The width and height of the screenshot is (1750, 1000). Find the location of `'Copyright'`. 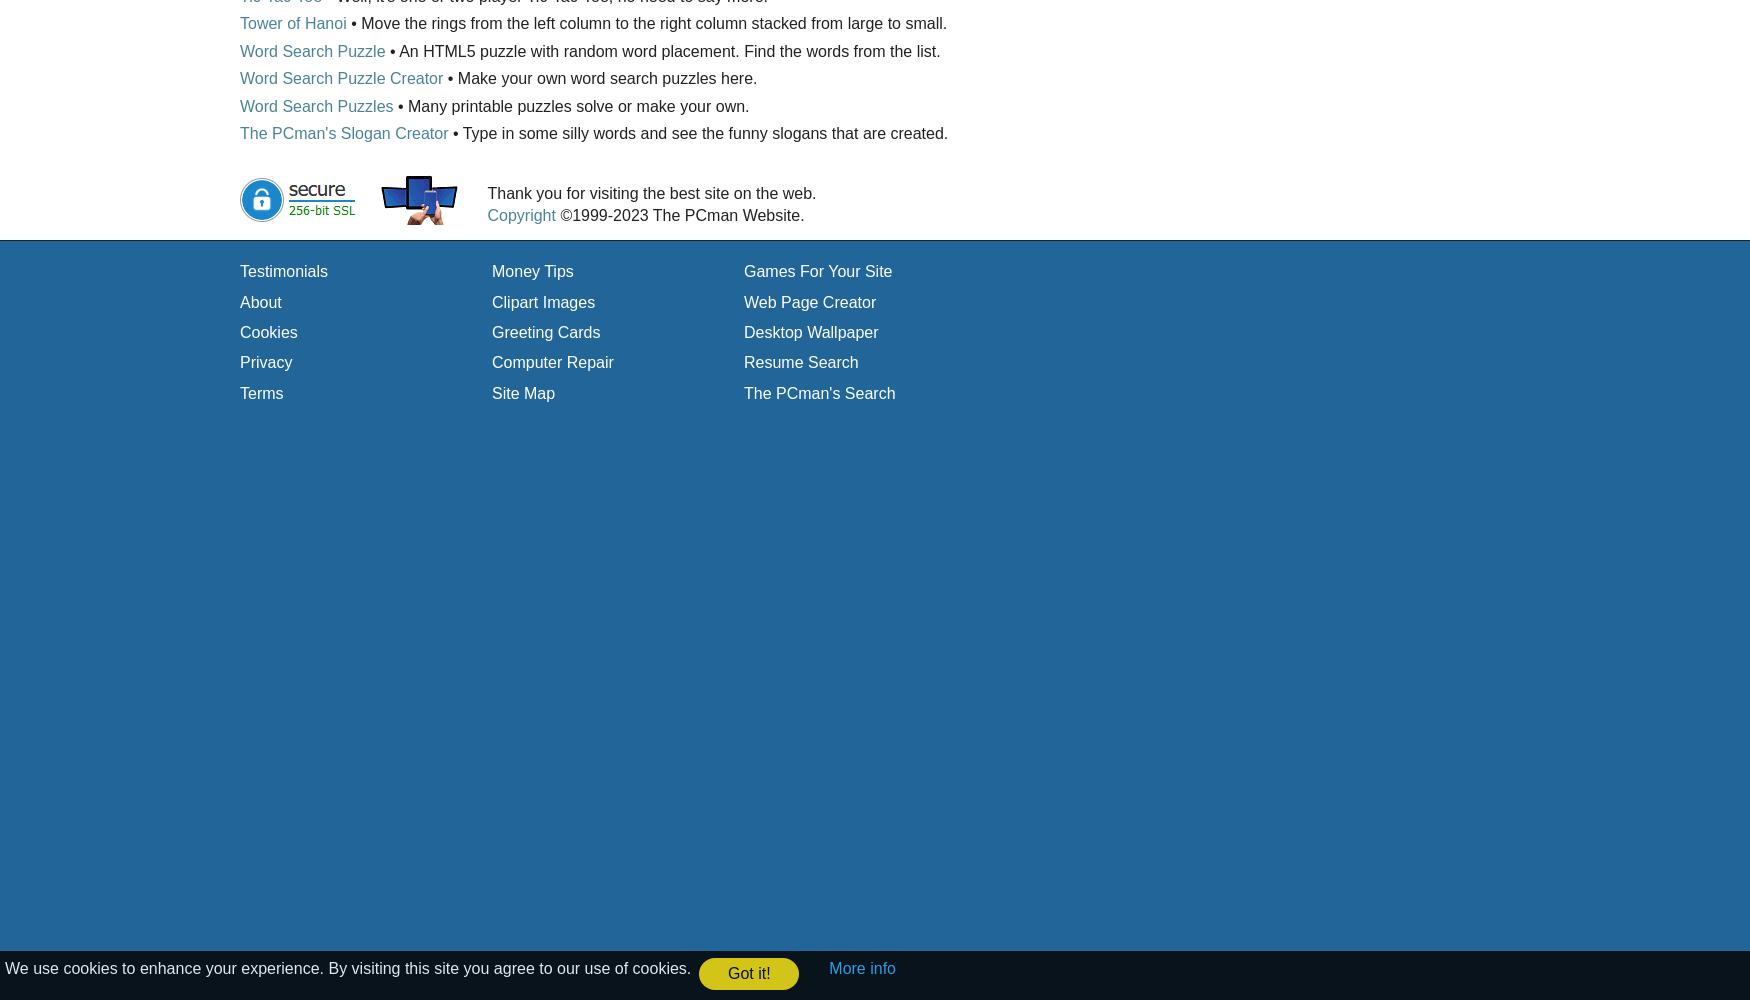

'Copyright' is located at coordinates (487, 214).